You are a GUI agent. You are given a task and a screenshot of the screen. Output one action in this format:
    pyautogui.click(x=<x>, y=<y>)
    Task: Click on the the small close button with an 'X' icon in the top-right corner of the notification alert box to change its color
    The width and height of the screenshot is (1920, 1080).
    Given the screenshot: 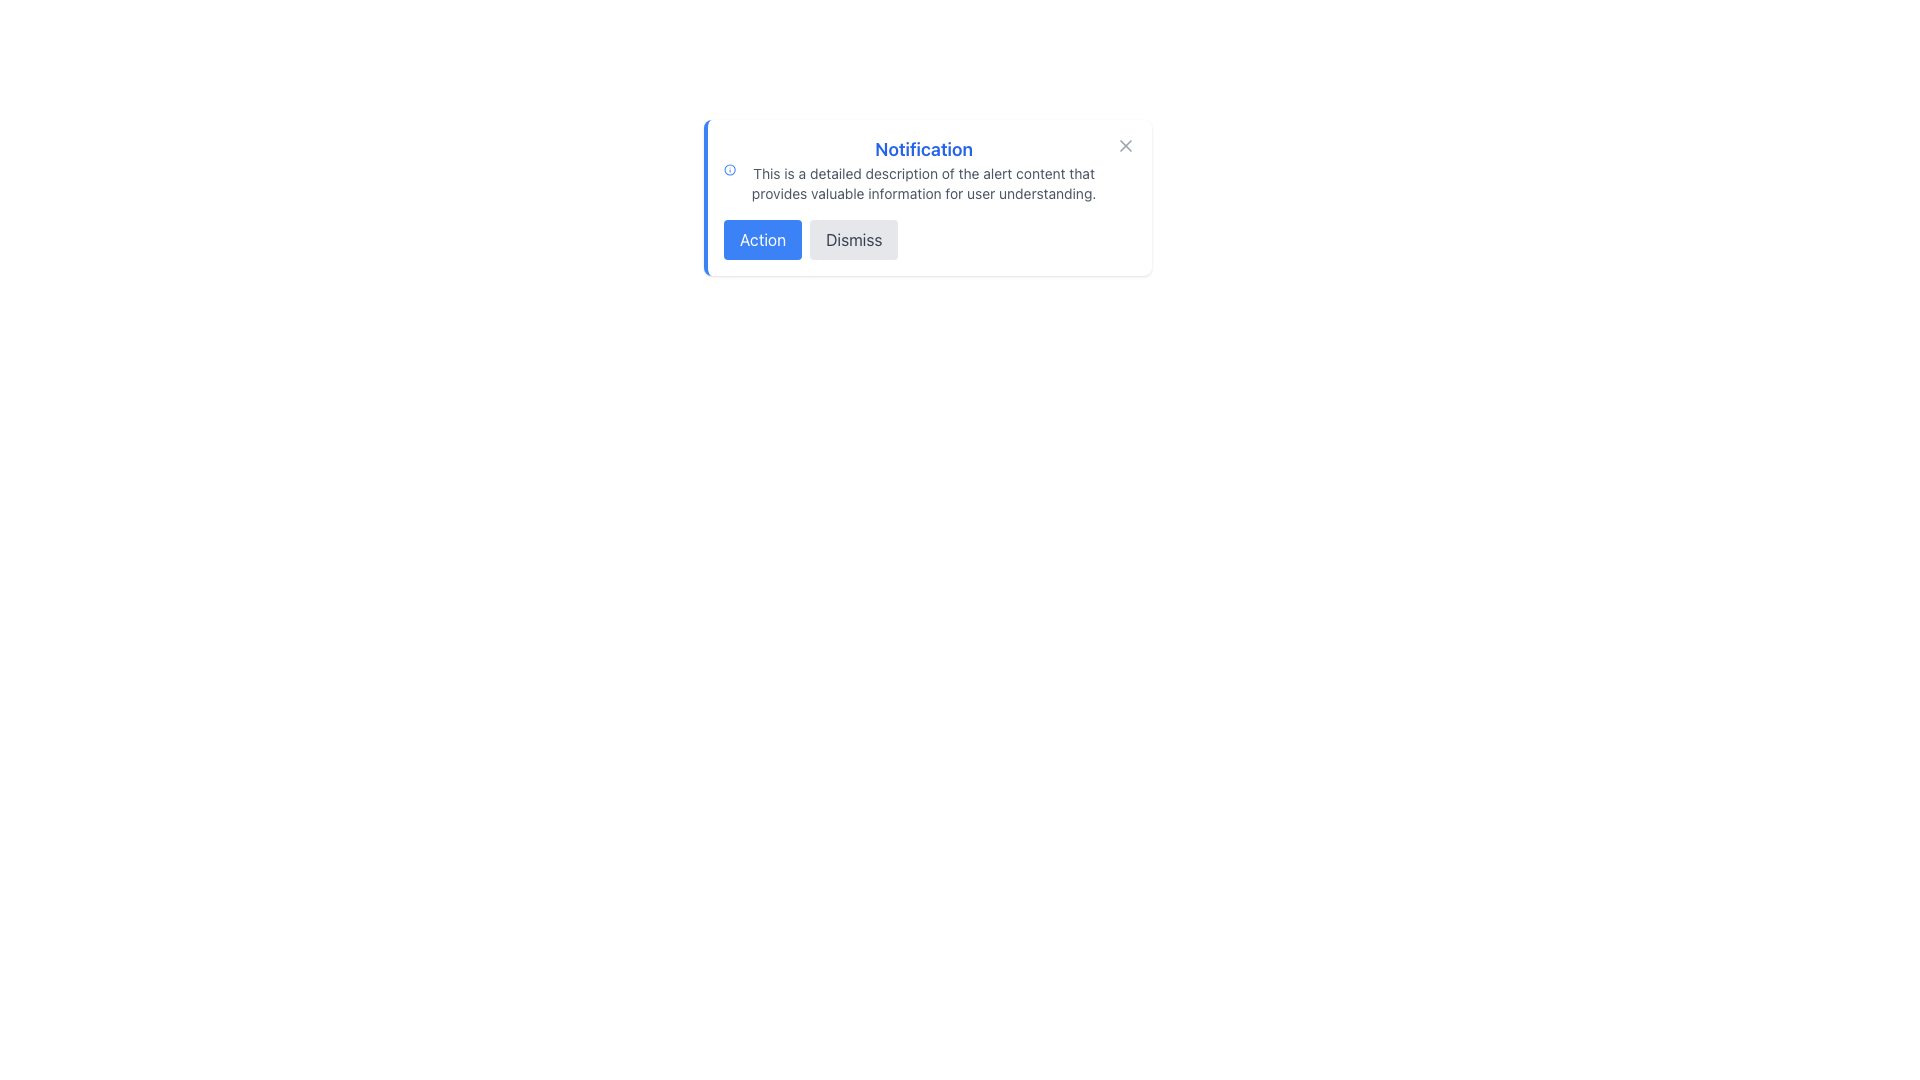 What is the action you would take?
    pyautogui.click(x=1126, y=145)
    